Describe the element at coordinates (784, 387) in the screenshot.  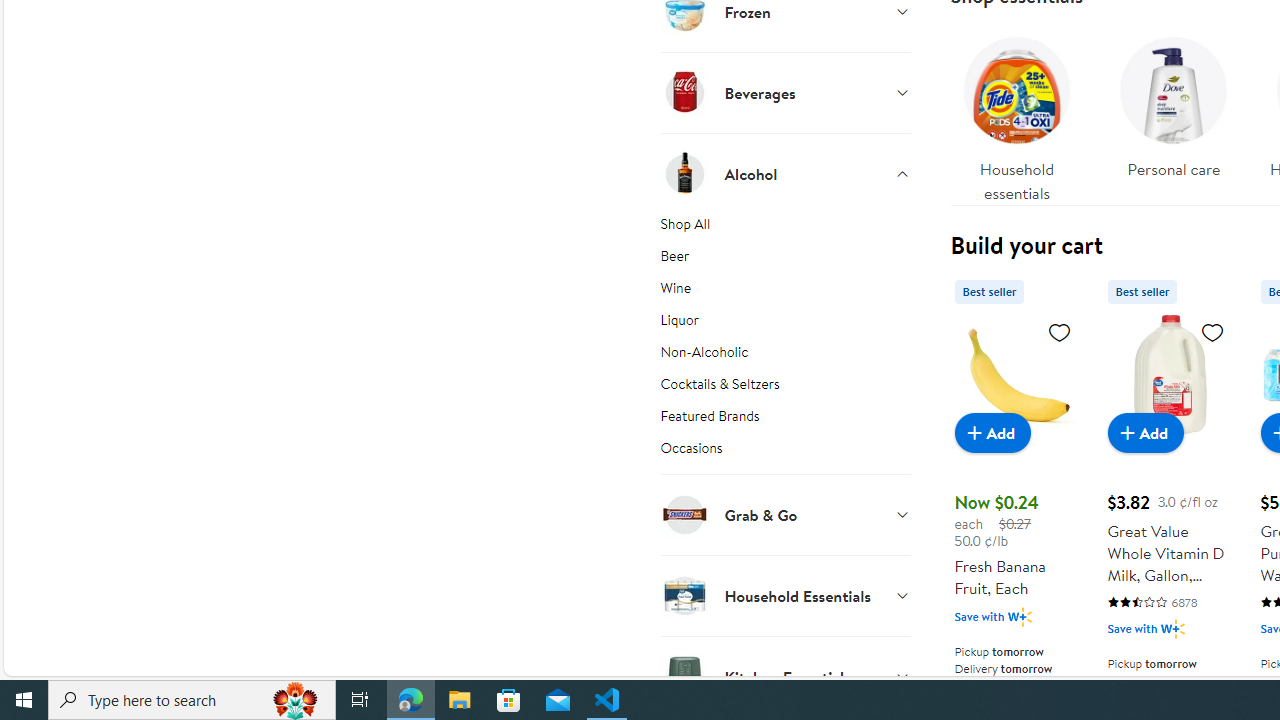
I see `'Cocktails & Seltzers'` at that location.